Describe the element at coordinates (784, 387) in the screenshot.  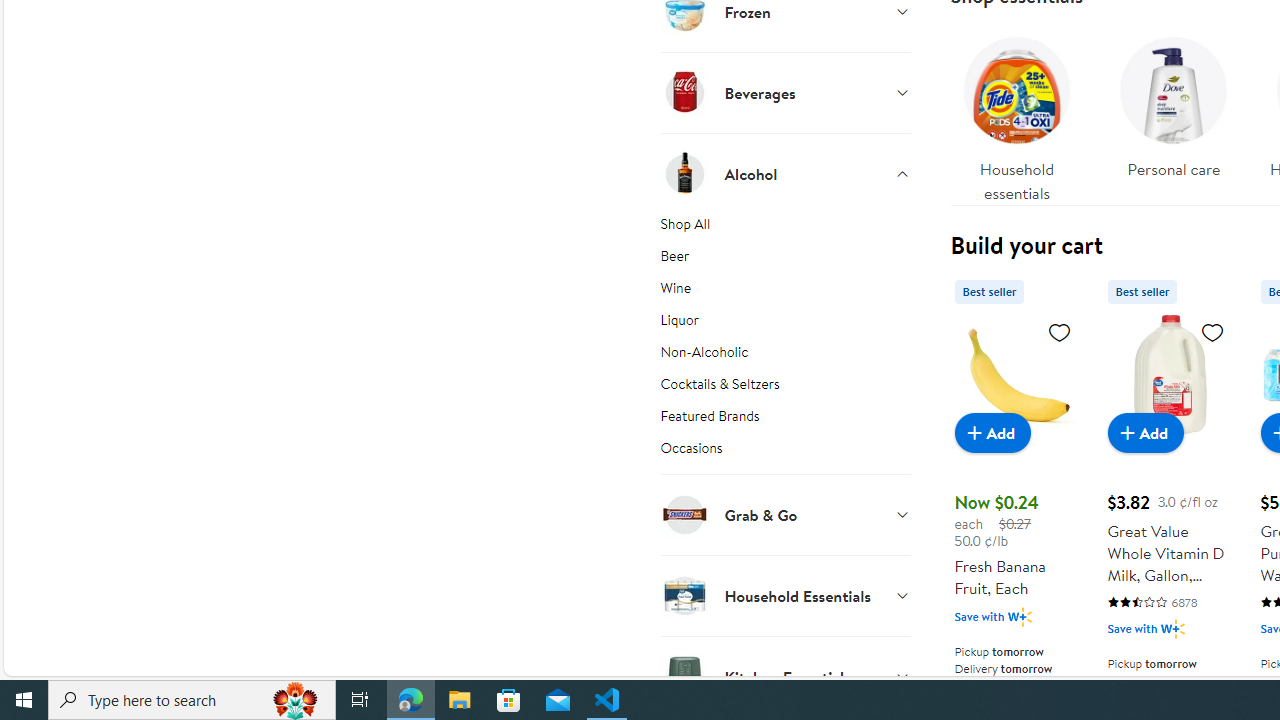
I see `'Cocktails & Seltzers'` at that location.